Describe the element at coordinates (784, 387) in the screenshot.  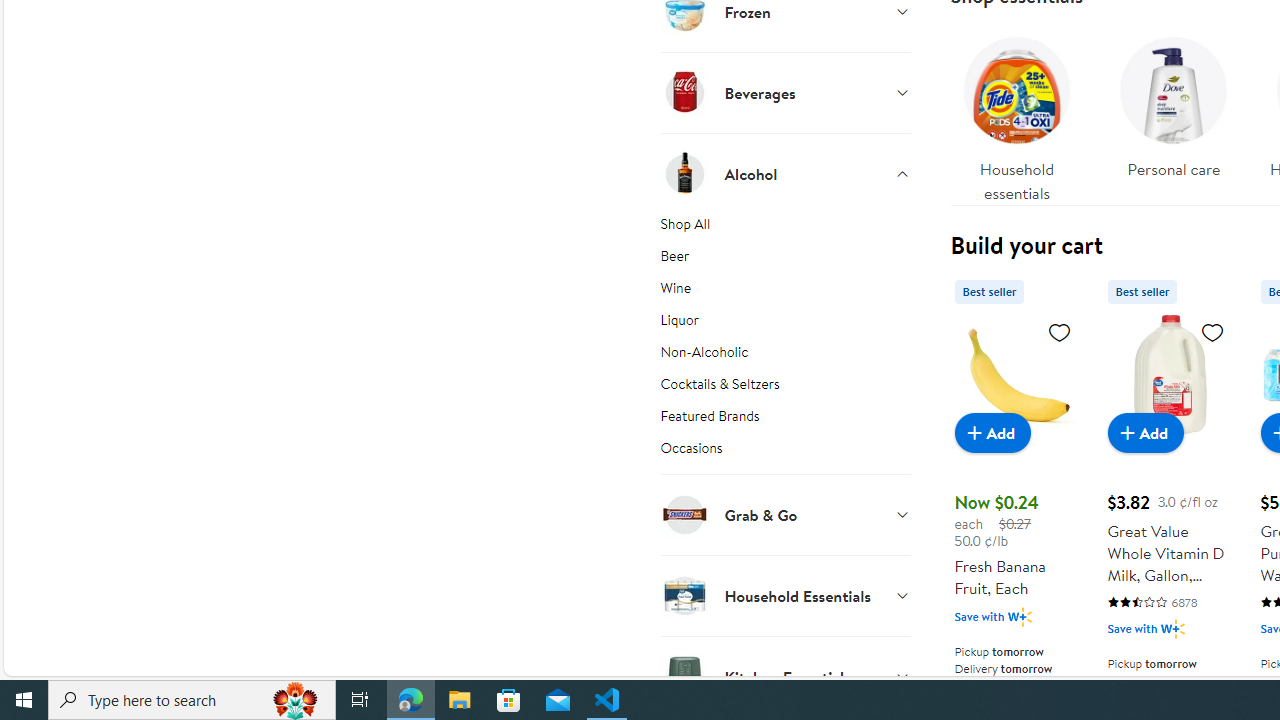
I see `'Cocktails & Seltzers'` at that location.